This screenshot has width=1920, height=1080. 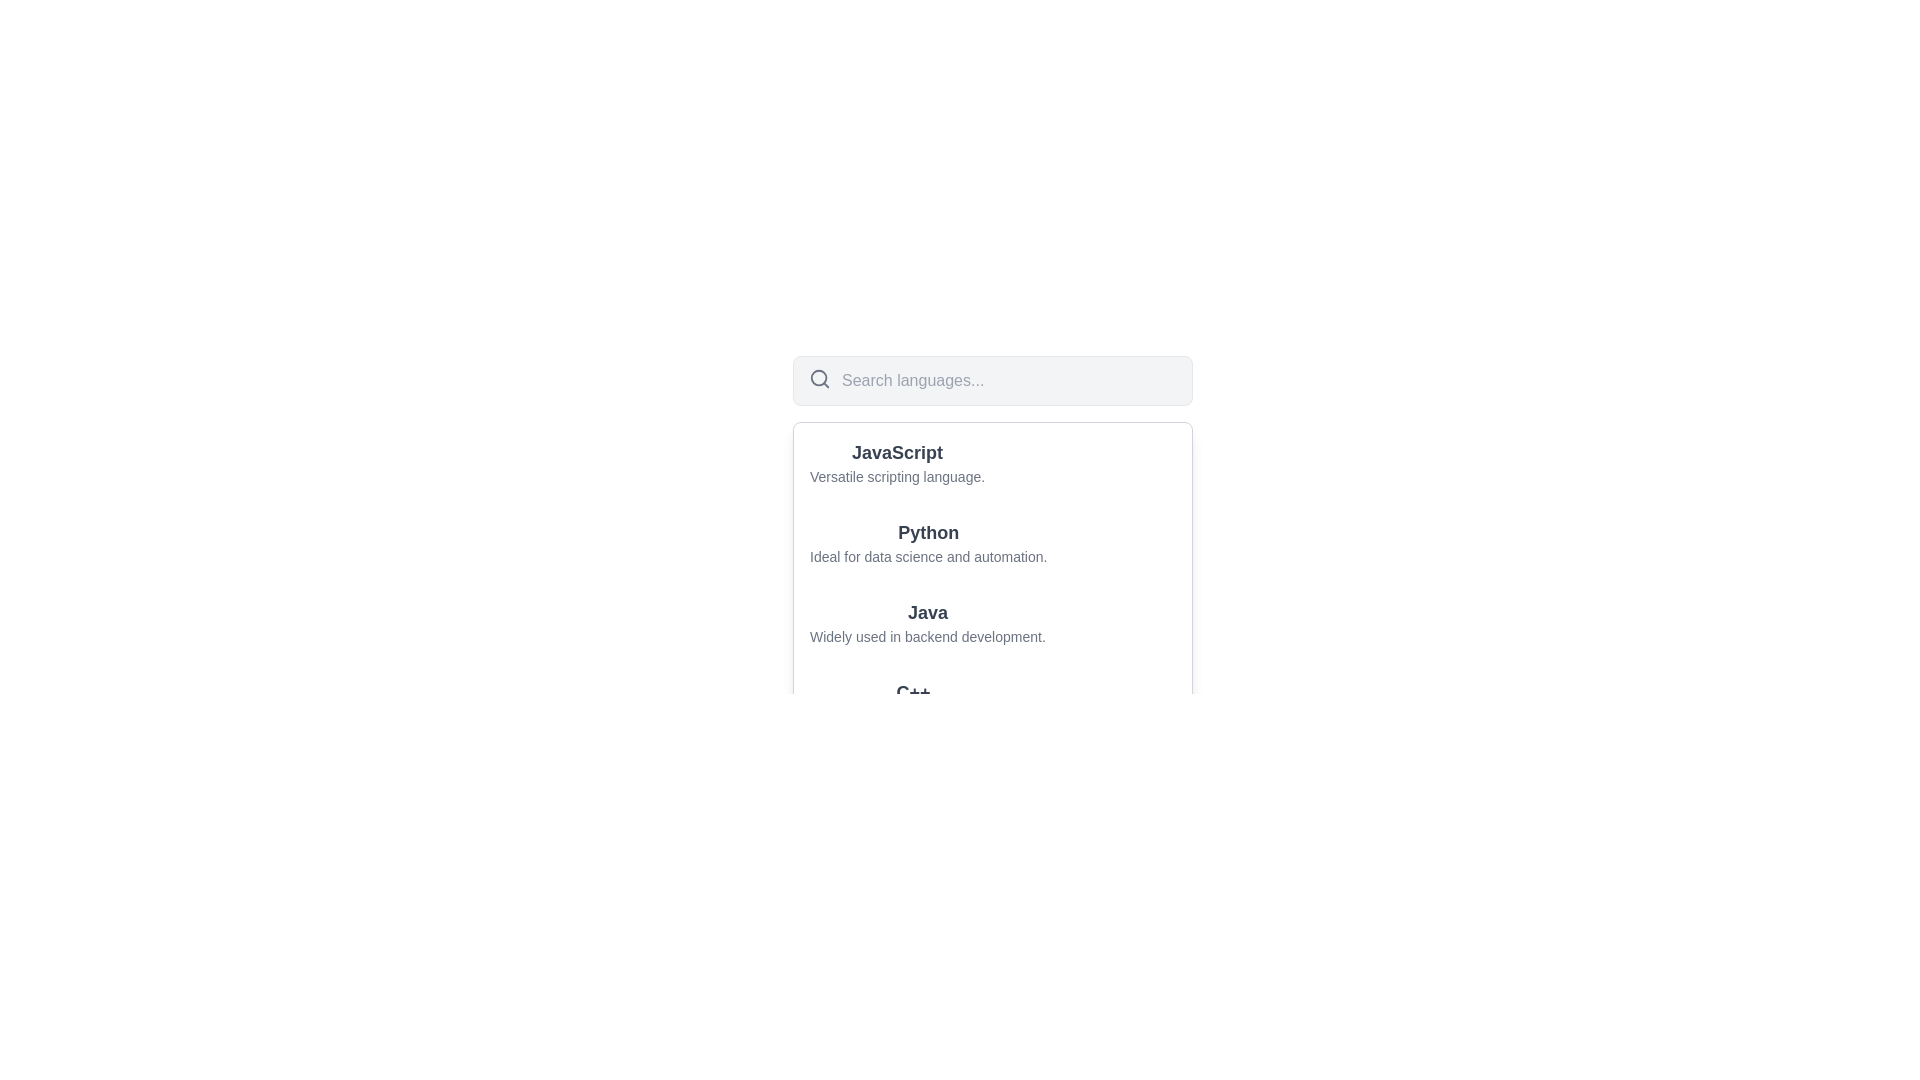 I want to click on the 'JavaScript' text block which is the first item in the list of programming languages, so click(x=896, y=462).